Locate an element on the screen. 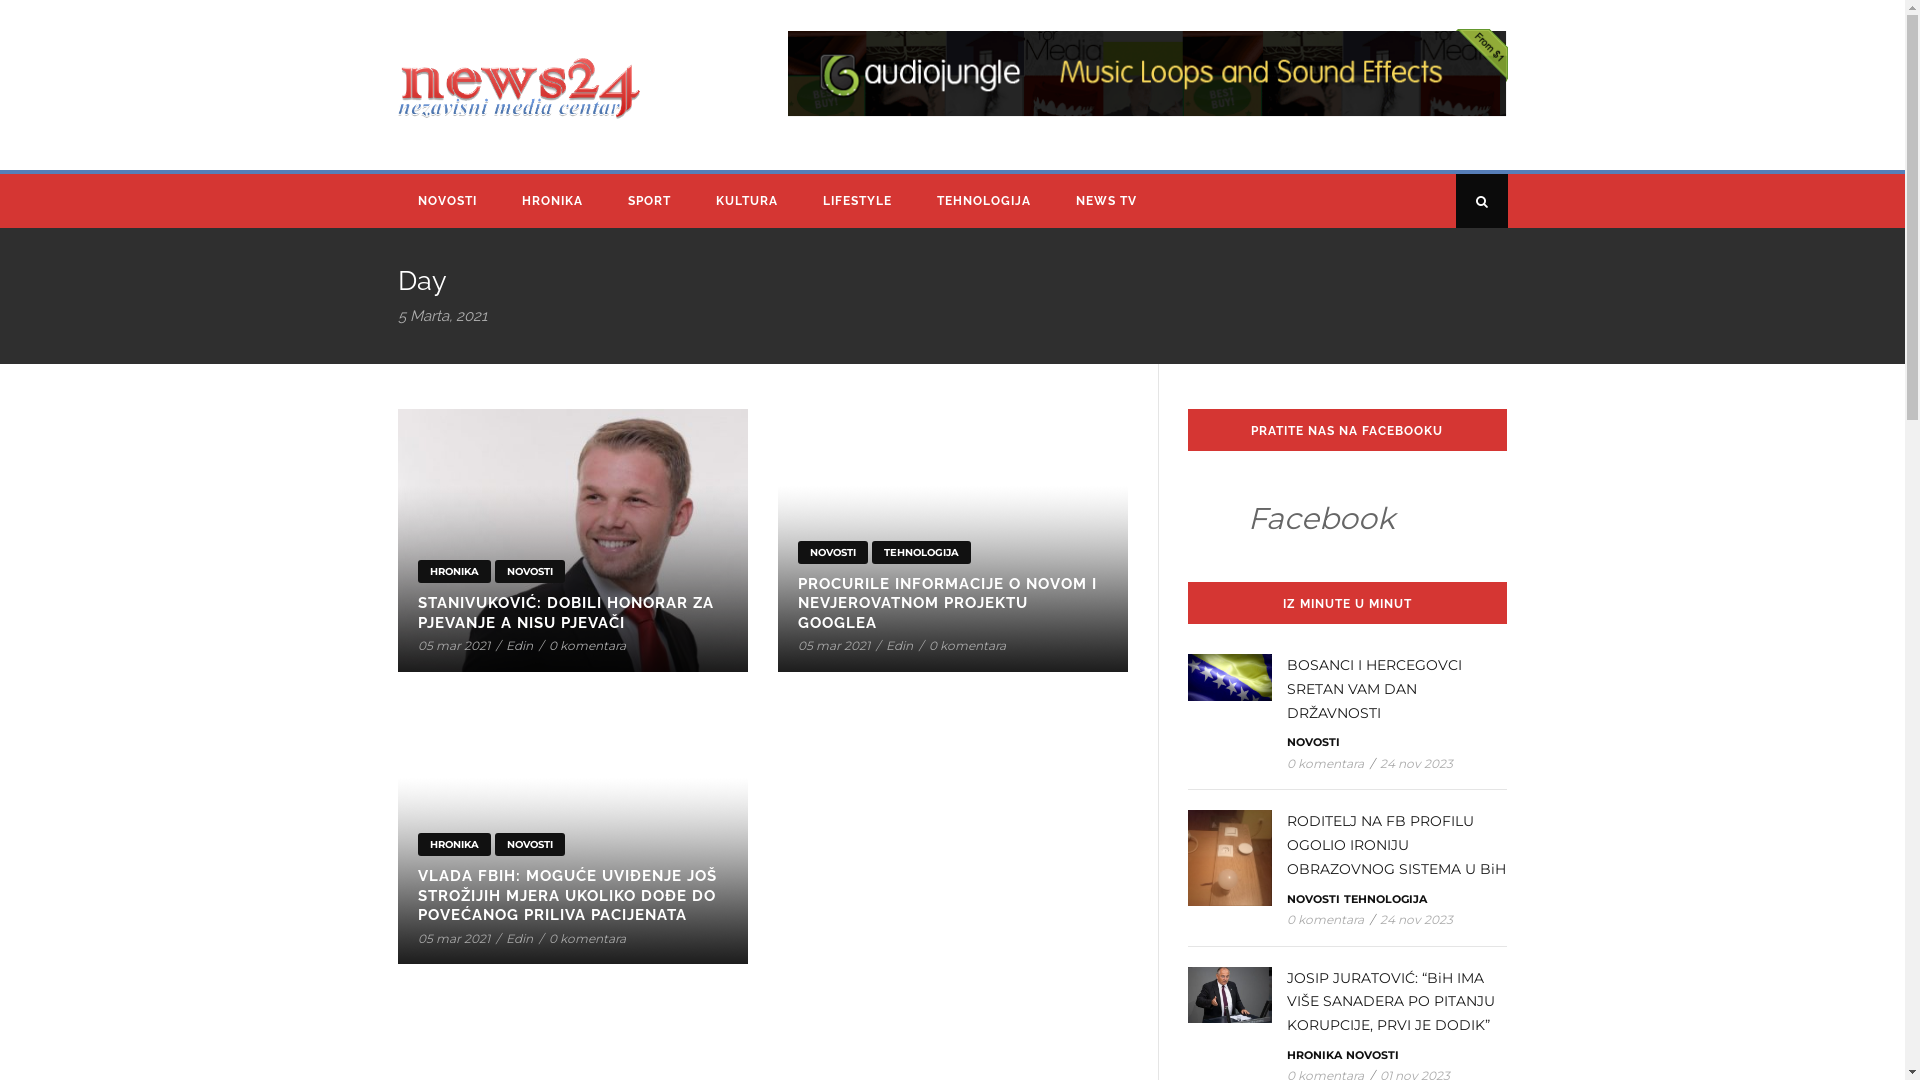  'SPORT' is located at coordinates (652, 200).